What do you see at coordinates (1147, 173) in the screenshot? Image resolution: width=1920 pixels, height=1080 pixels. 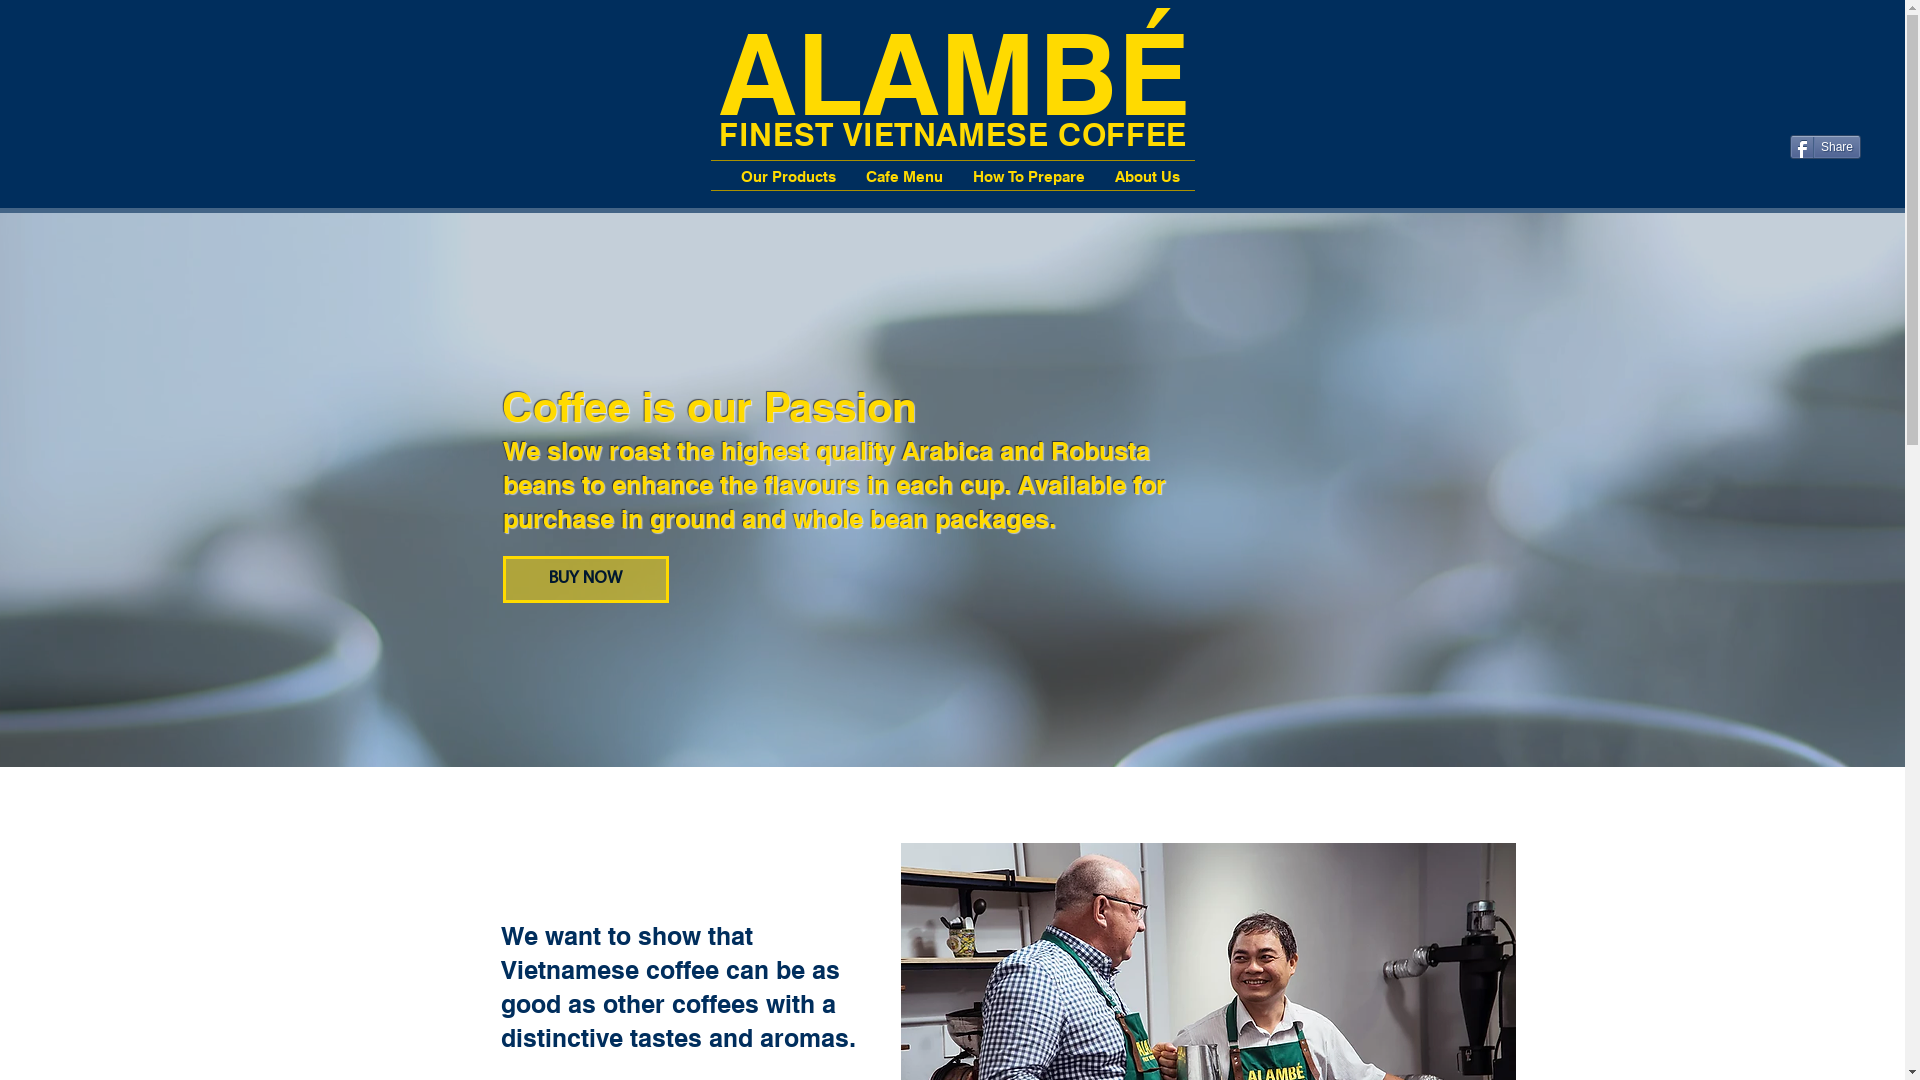 I see `'About Us'` at bounding box center [1147, 173].